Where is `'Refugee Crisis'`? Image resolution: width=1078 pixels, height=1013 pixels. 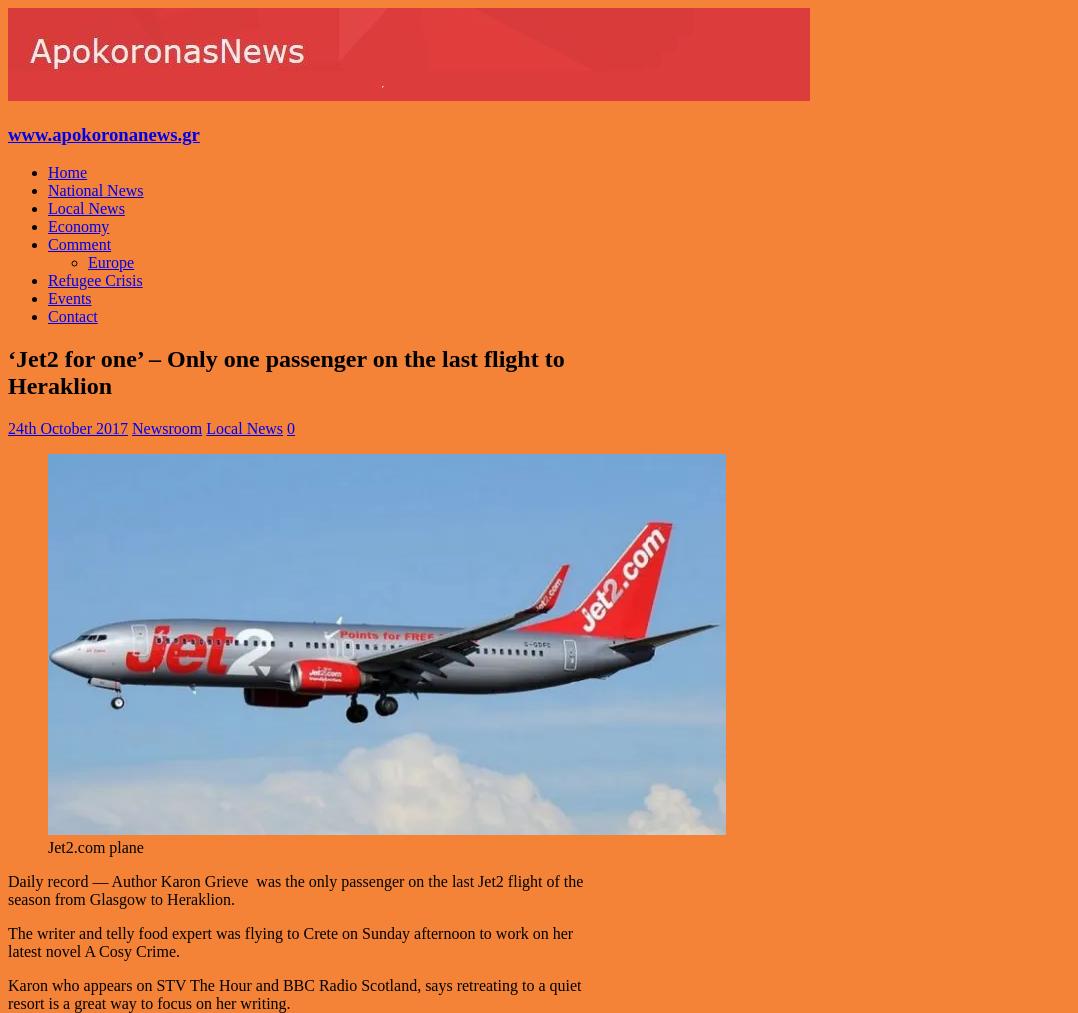 'Refugee Crisis' is located at coordinates (47, 279).